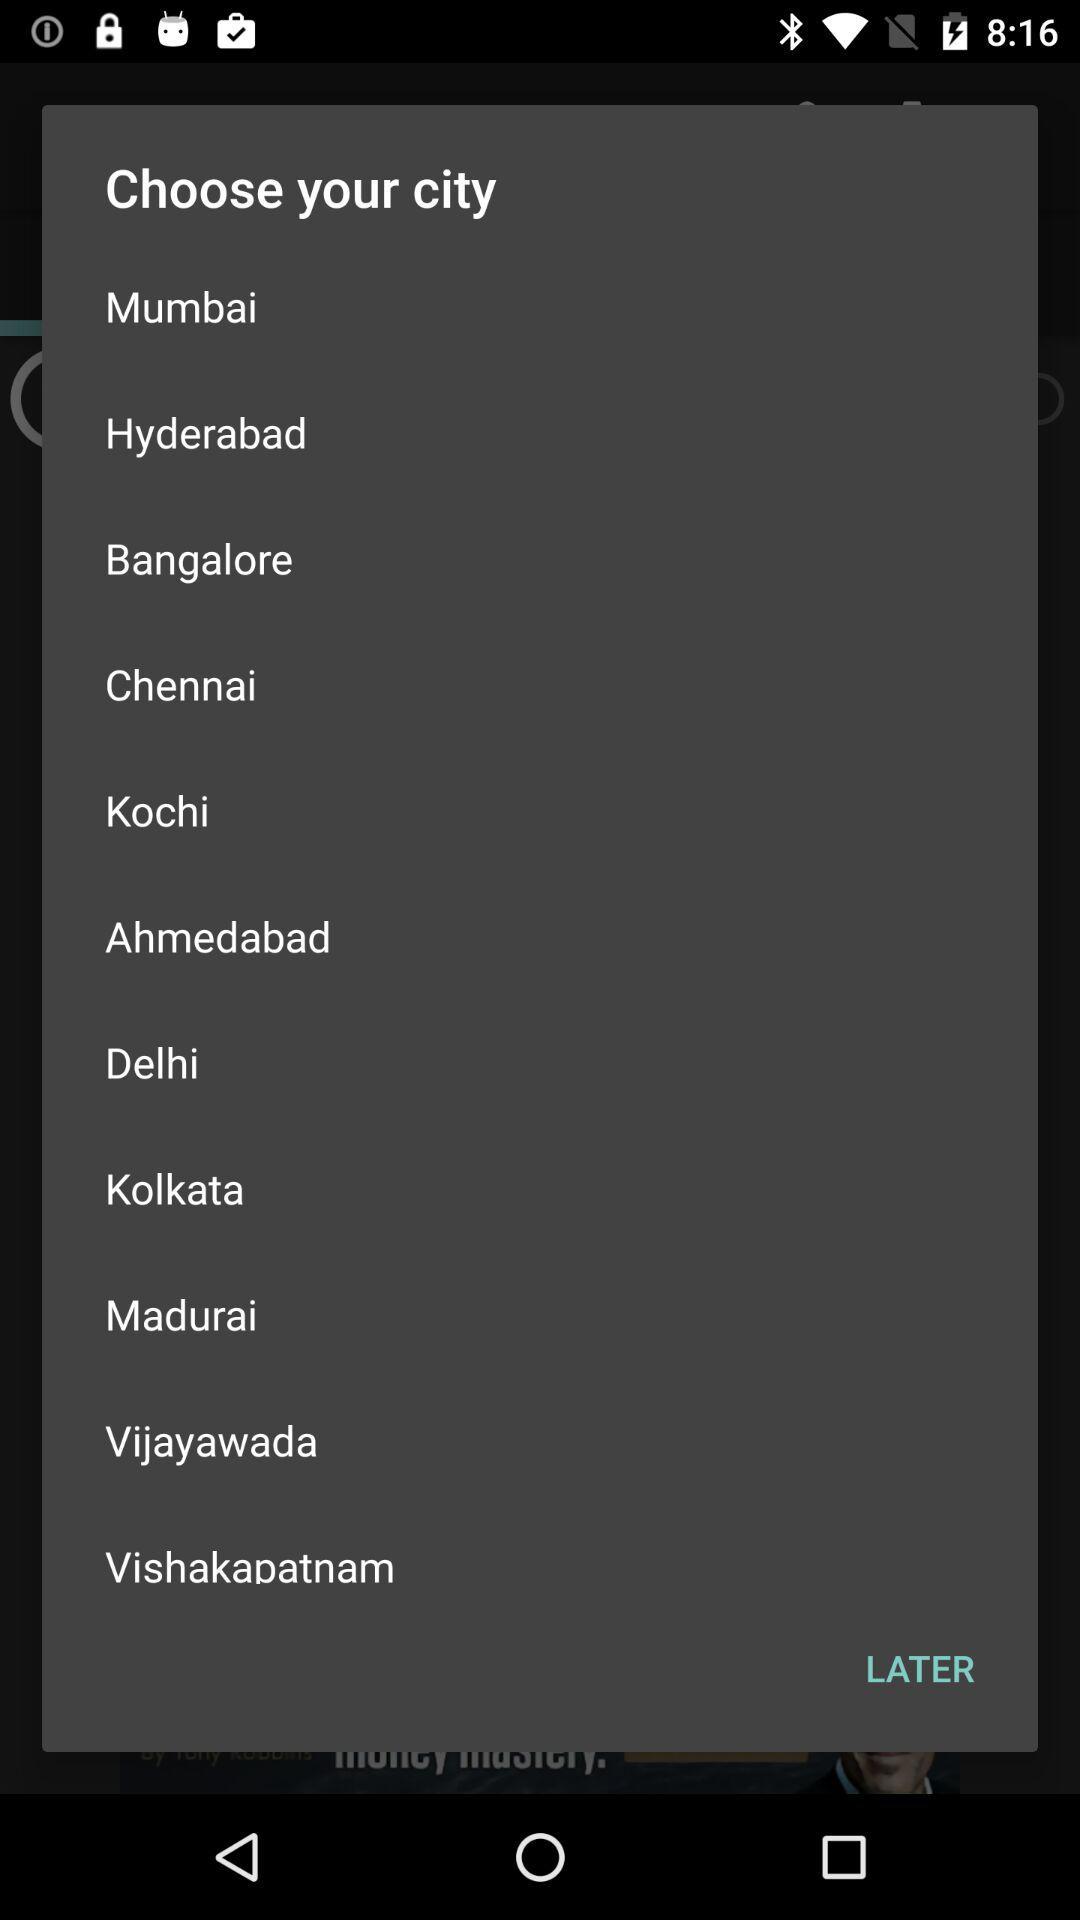 The height and width of the screenshot is (1920, 1080). I want to click on the item above the madurai, so click(540, 1188).